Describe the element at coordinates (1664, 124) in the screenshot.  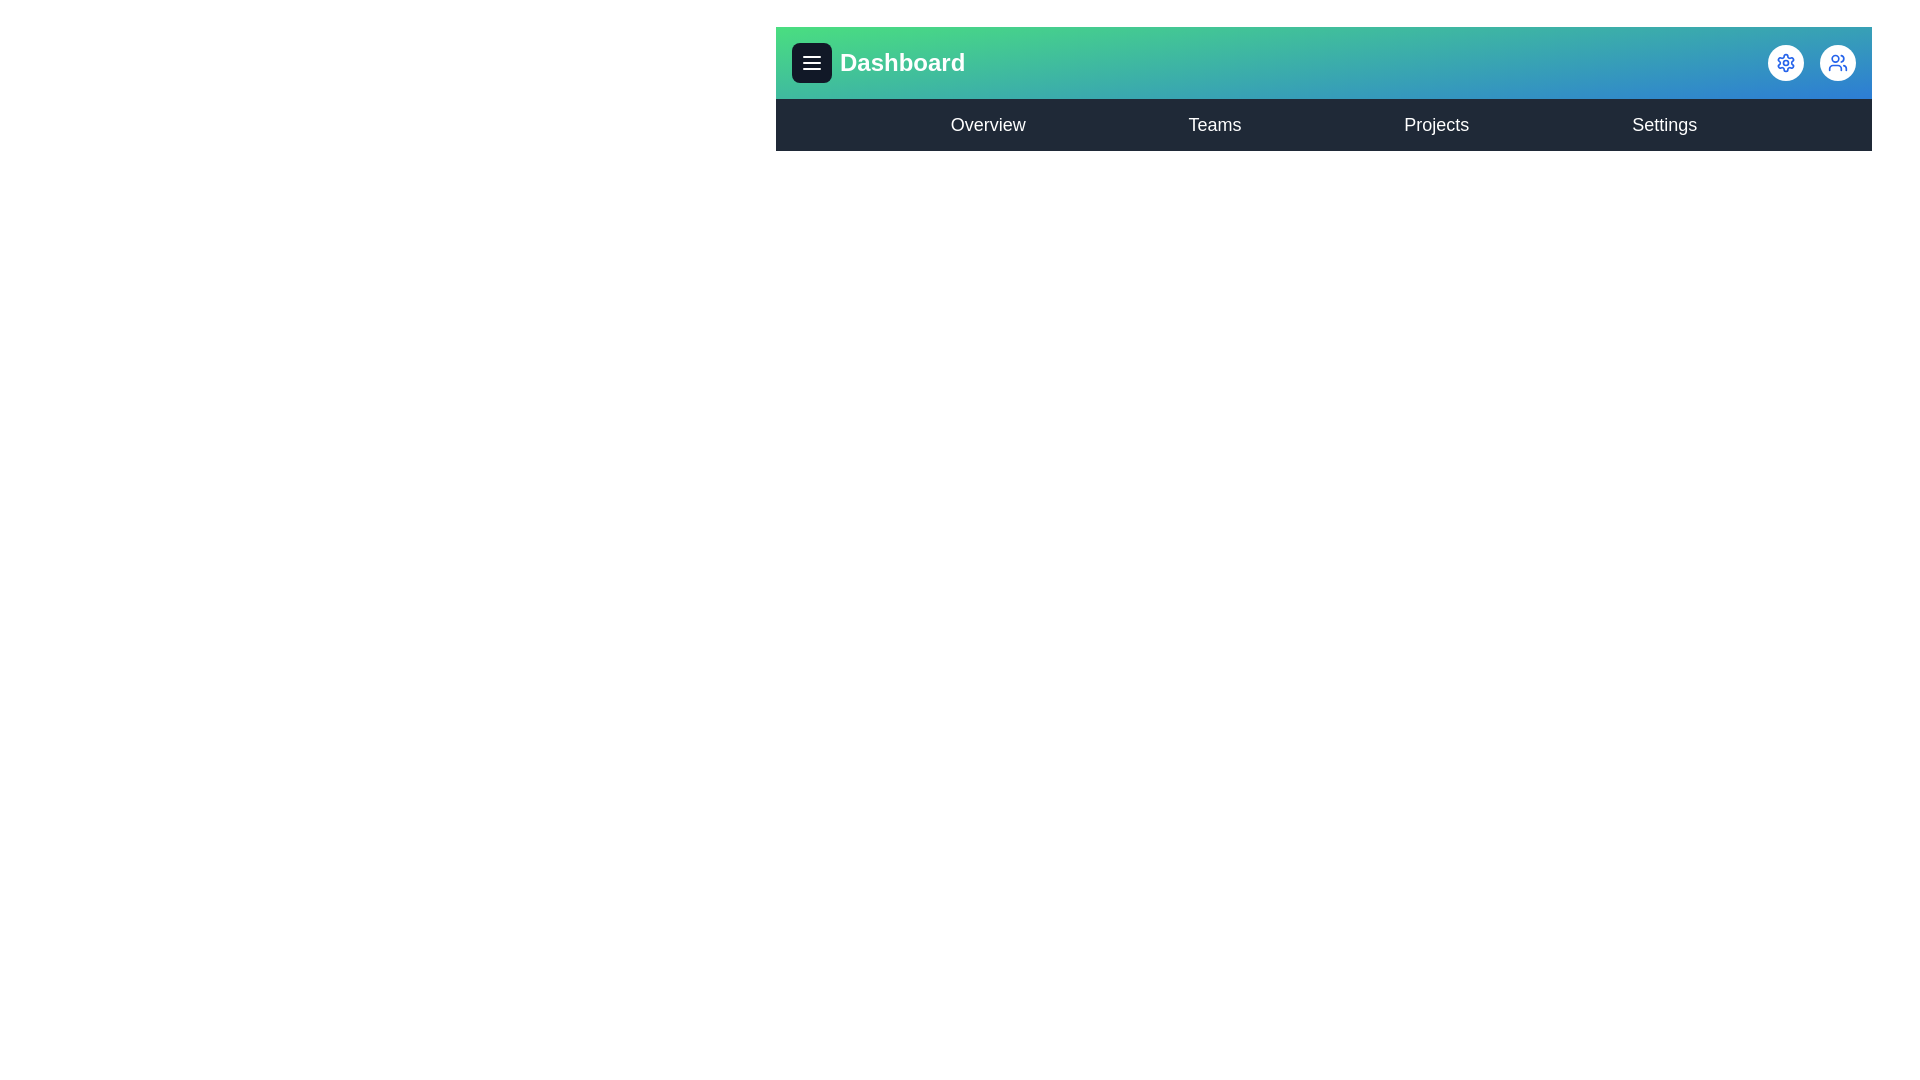
I see `the Settings navigation link` at that location.